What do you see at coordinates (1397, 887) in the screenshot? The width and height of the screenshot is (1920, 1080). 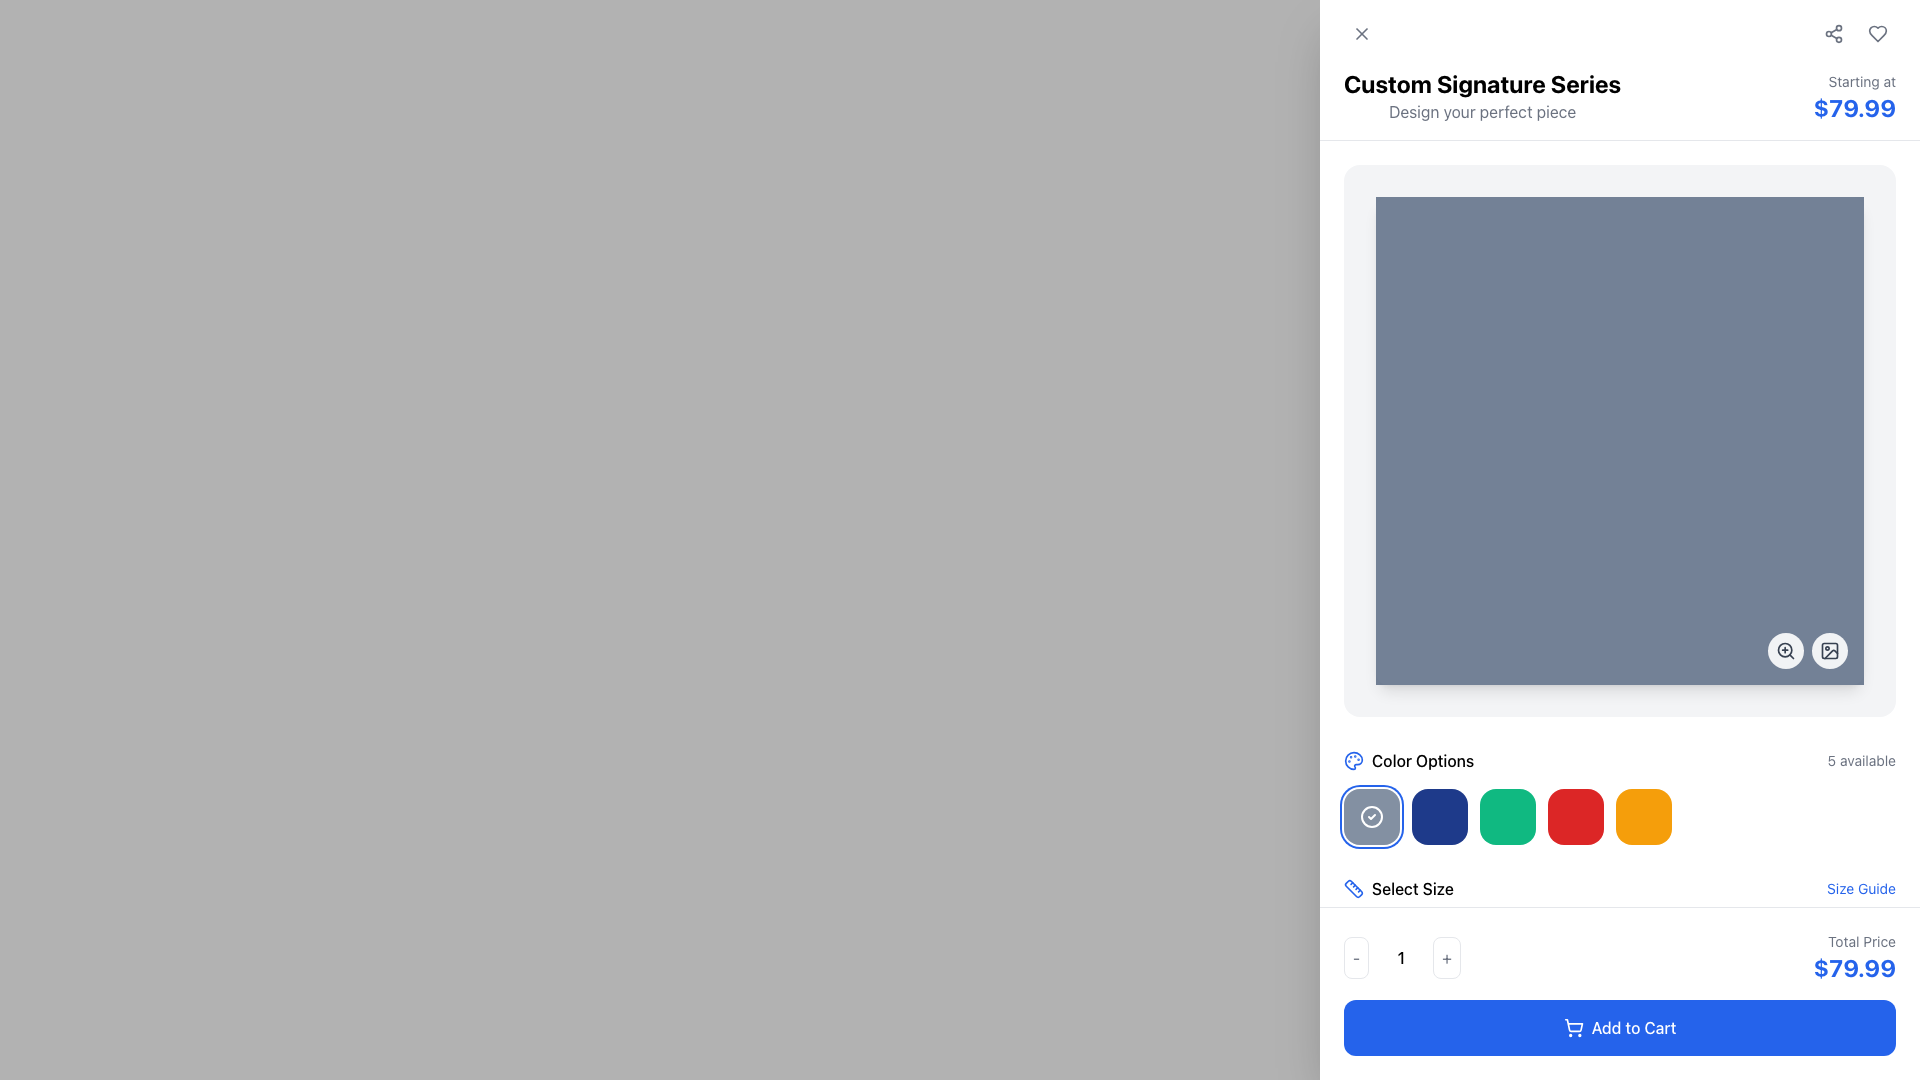 I see `the Label with icon prompting the user to choose a size for the selected product, located in the lower part of the right panel near the 'Color Options' section` at bounding box center [1397, 887].